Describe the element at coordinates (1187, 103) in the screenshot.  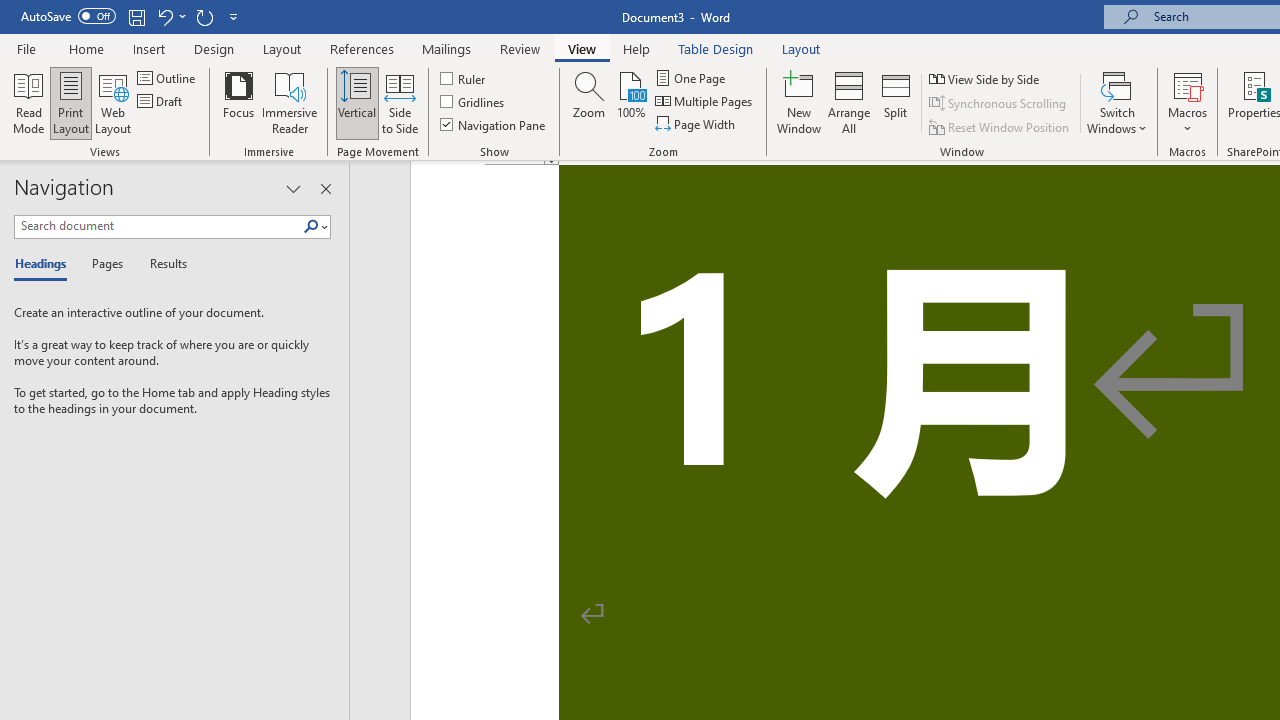
I see `'Macros'` at that location.